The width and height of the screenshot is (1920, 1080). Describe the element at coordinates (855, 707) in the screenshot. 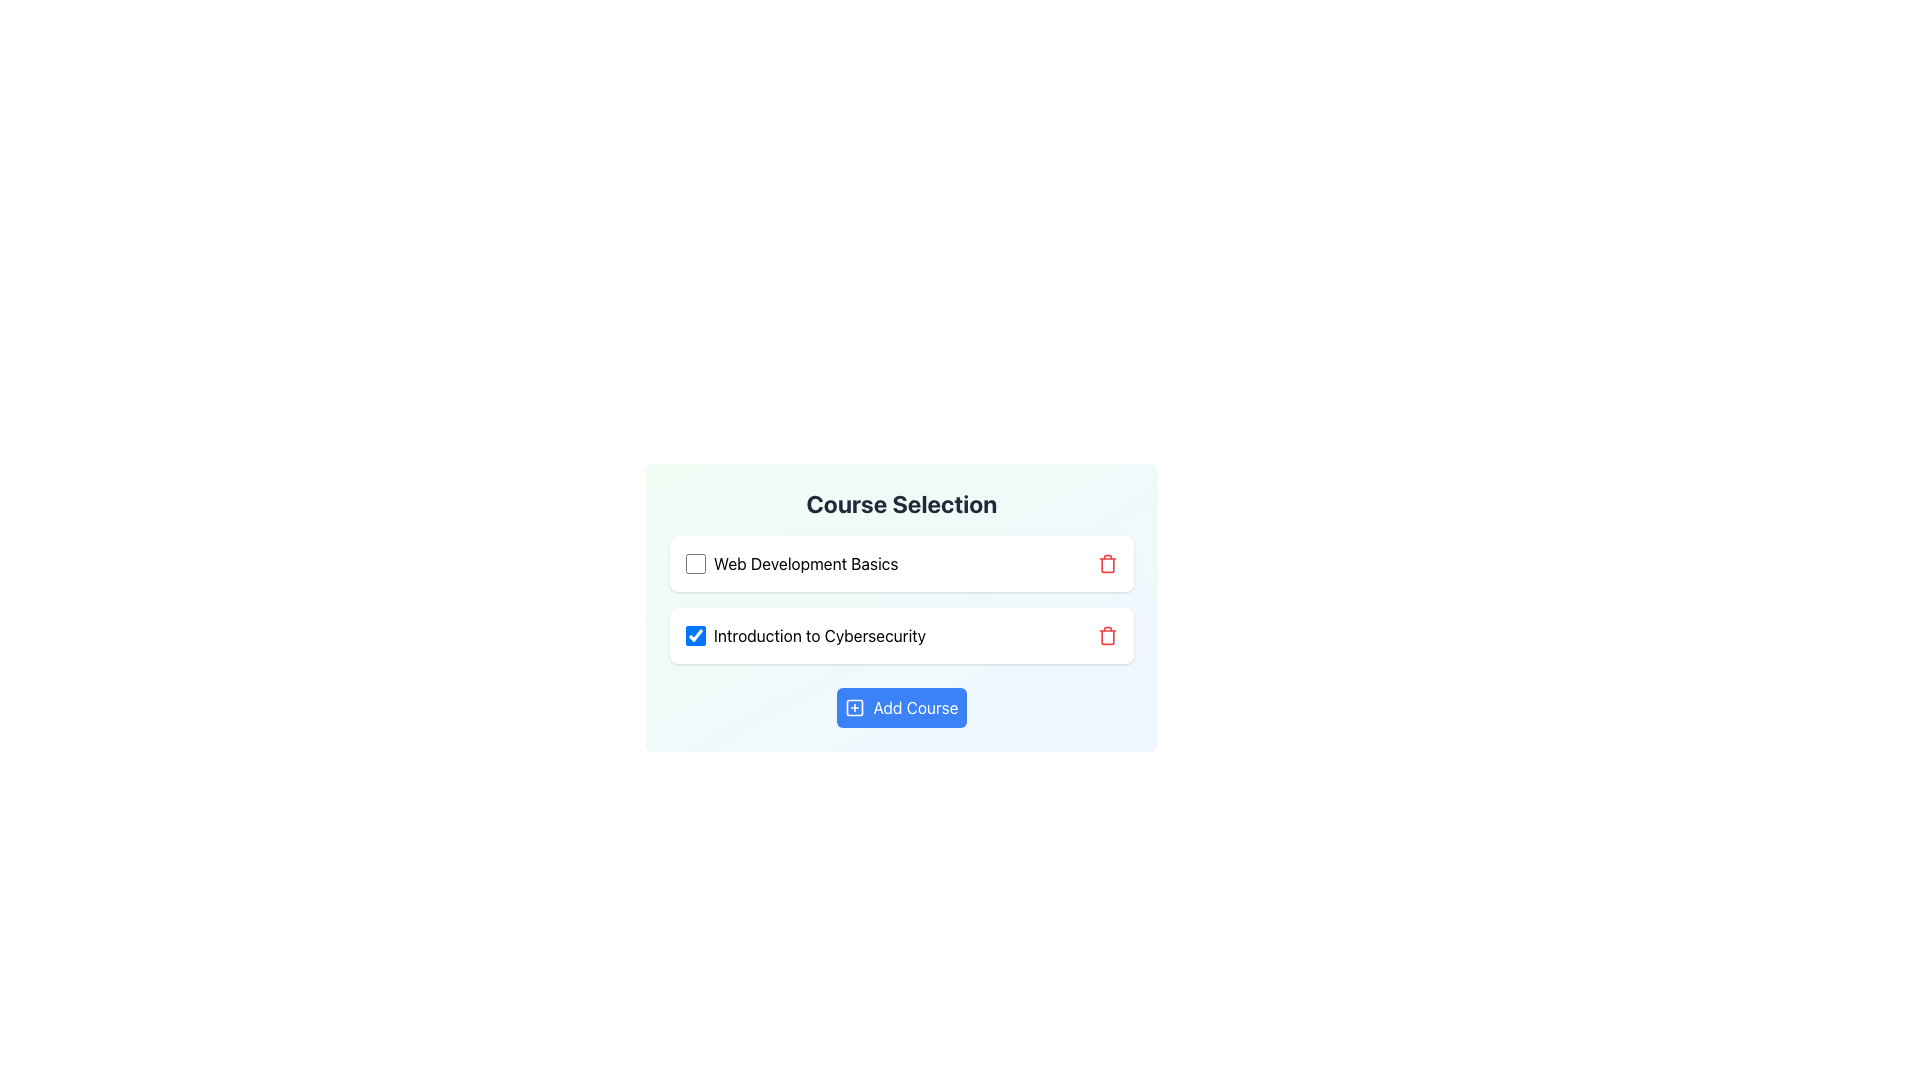

I see `the icon within the 'Add Course' blue button located at the bottom of the 'Course Selection' interface, which is positioned to the left of the text label` at that location.